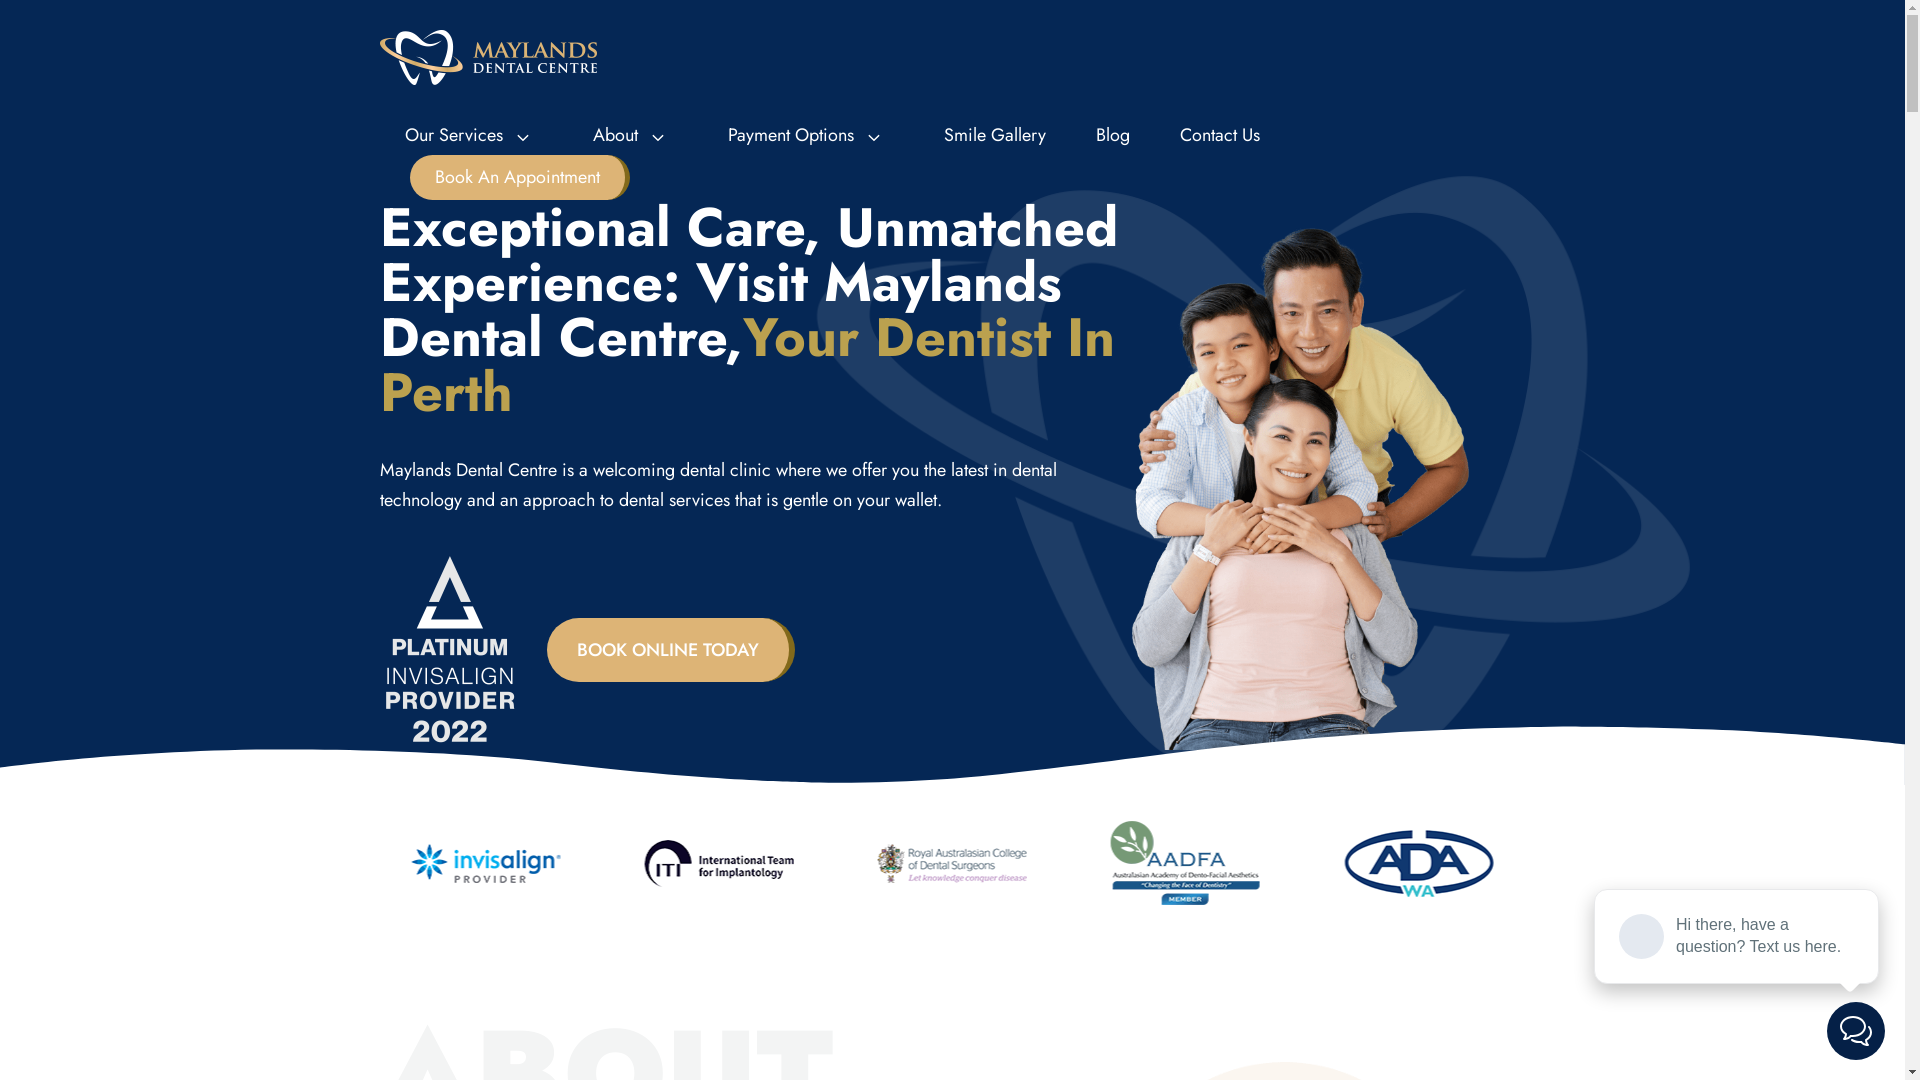  I want to click on 'Smile Gallery', so click(993, 135).